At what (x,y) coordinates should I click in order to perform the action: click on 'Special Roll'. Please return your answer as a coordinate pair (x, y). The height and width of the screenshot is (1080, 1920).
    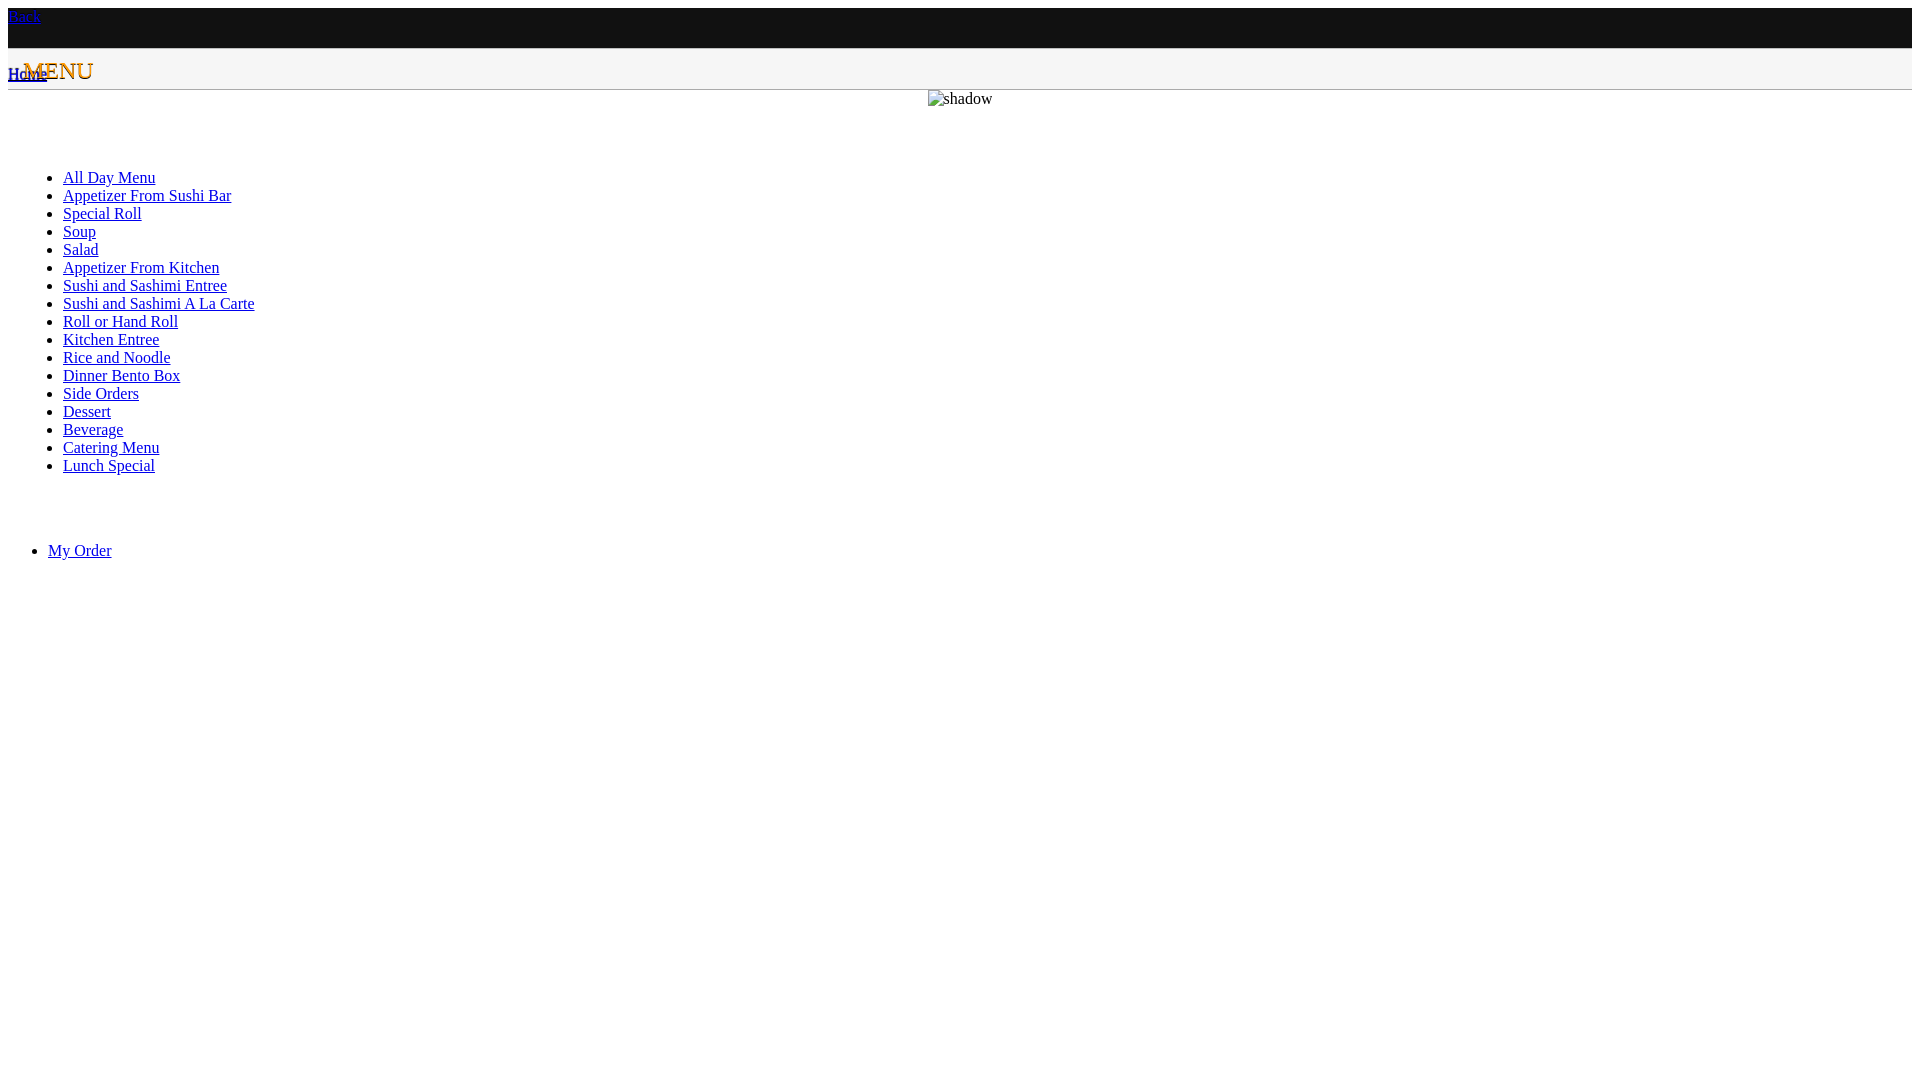
    Looking at the image, I should click on (101, 213).